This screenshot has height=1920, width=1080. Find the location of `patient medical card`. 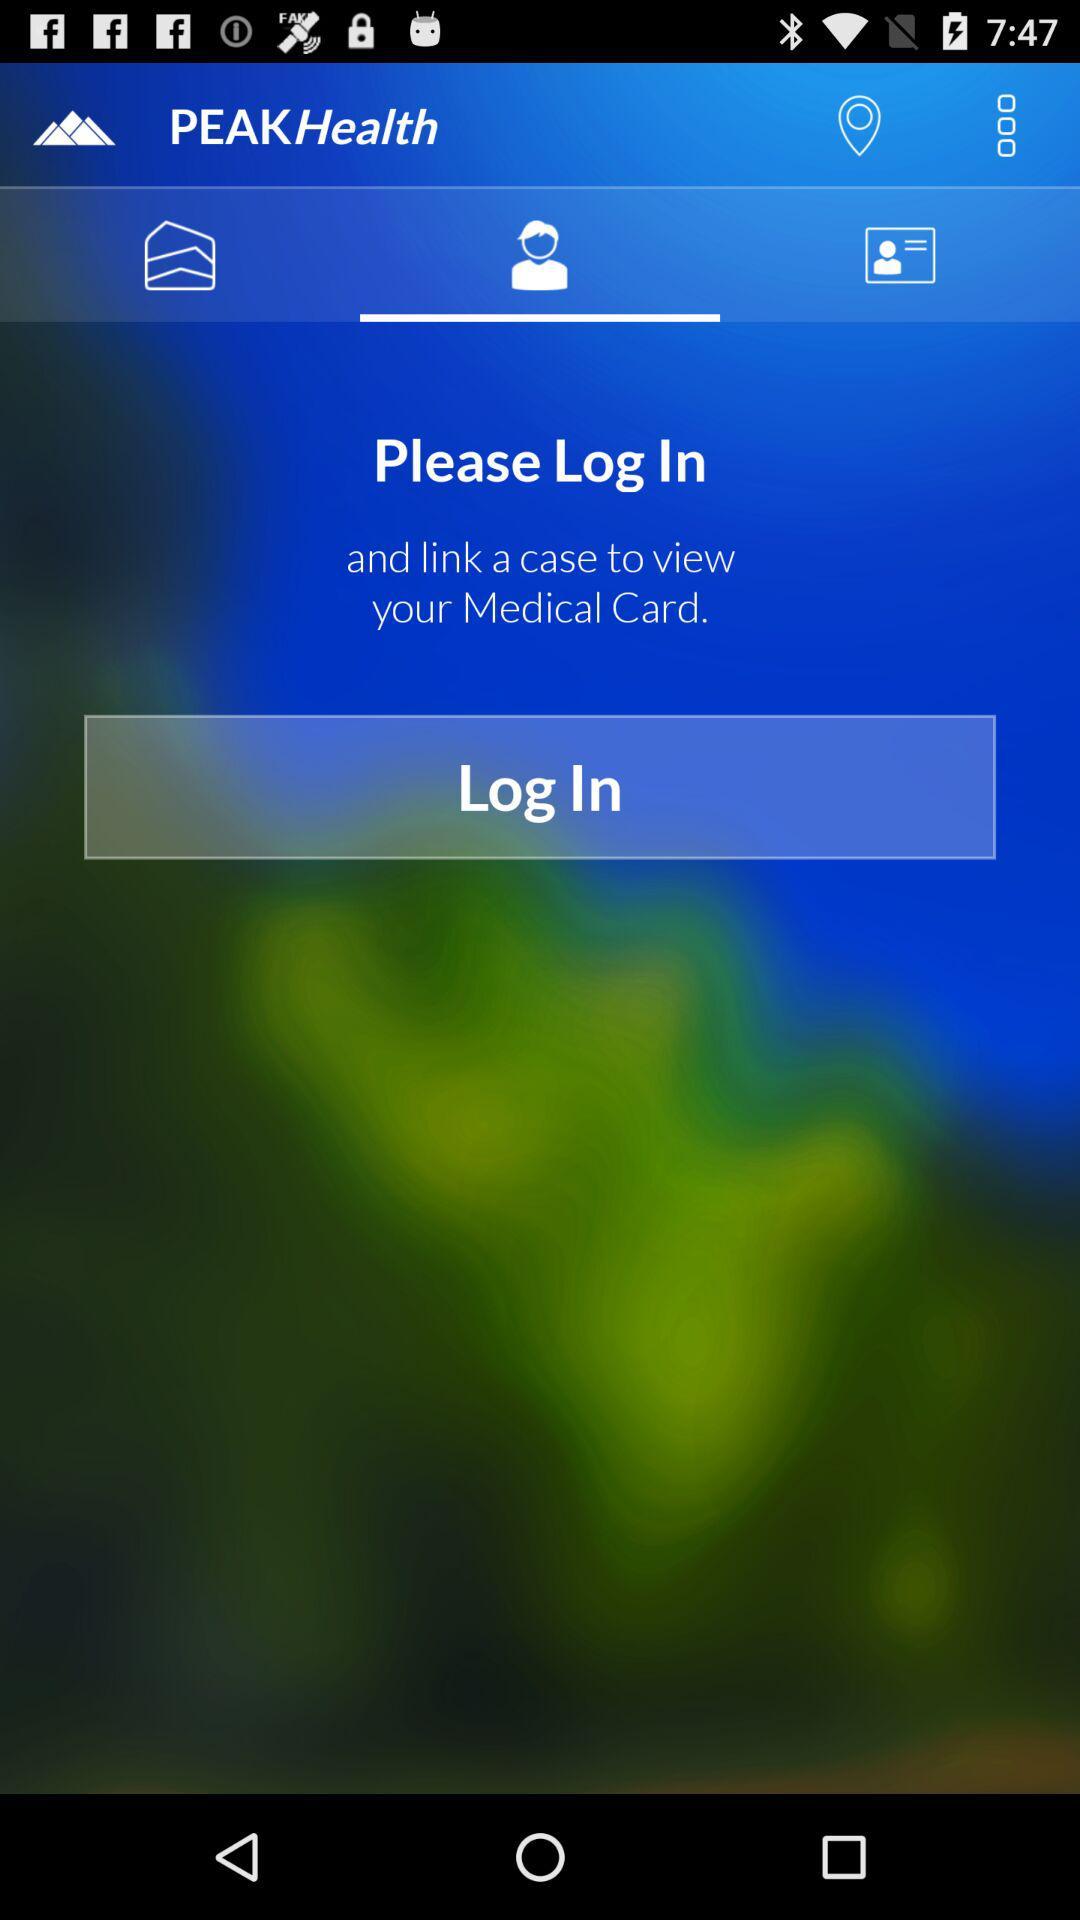

patient medical card is located at coordinates (540, 254).